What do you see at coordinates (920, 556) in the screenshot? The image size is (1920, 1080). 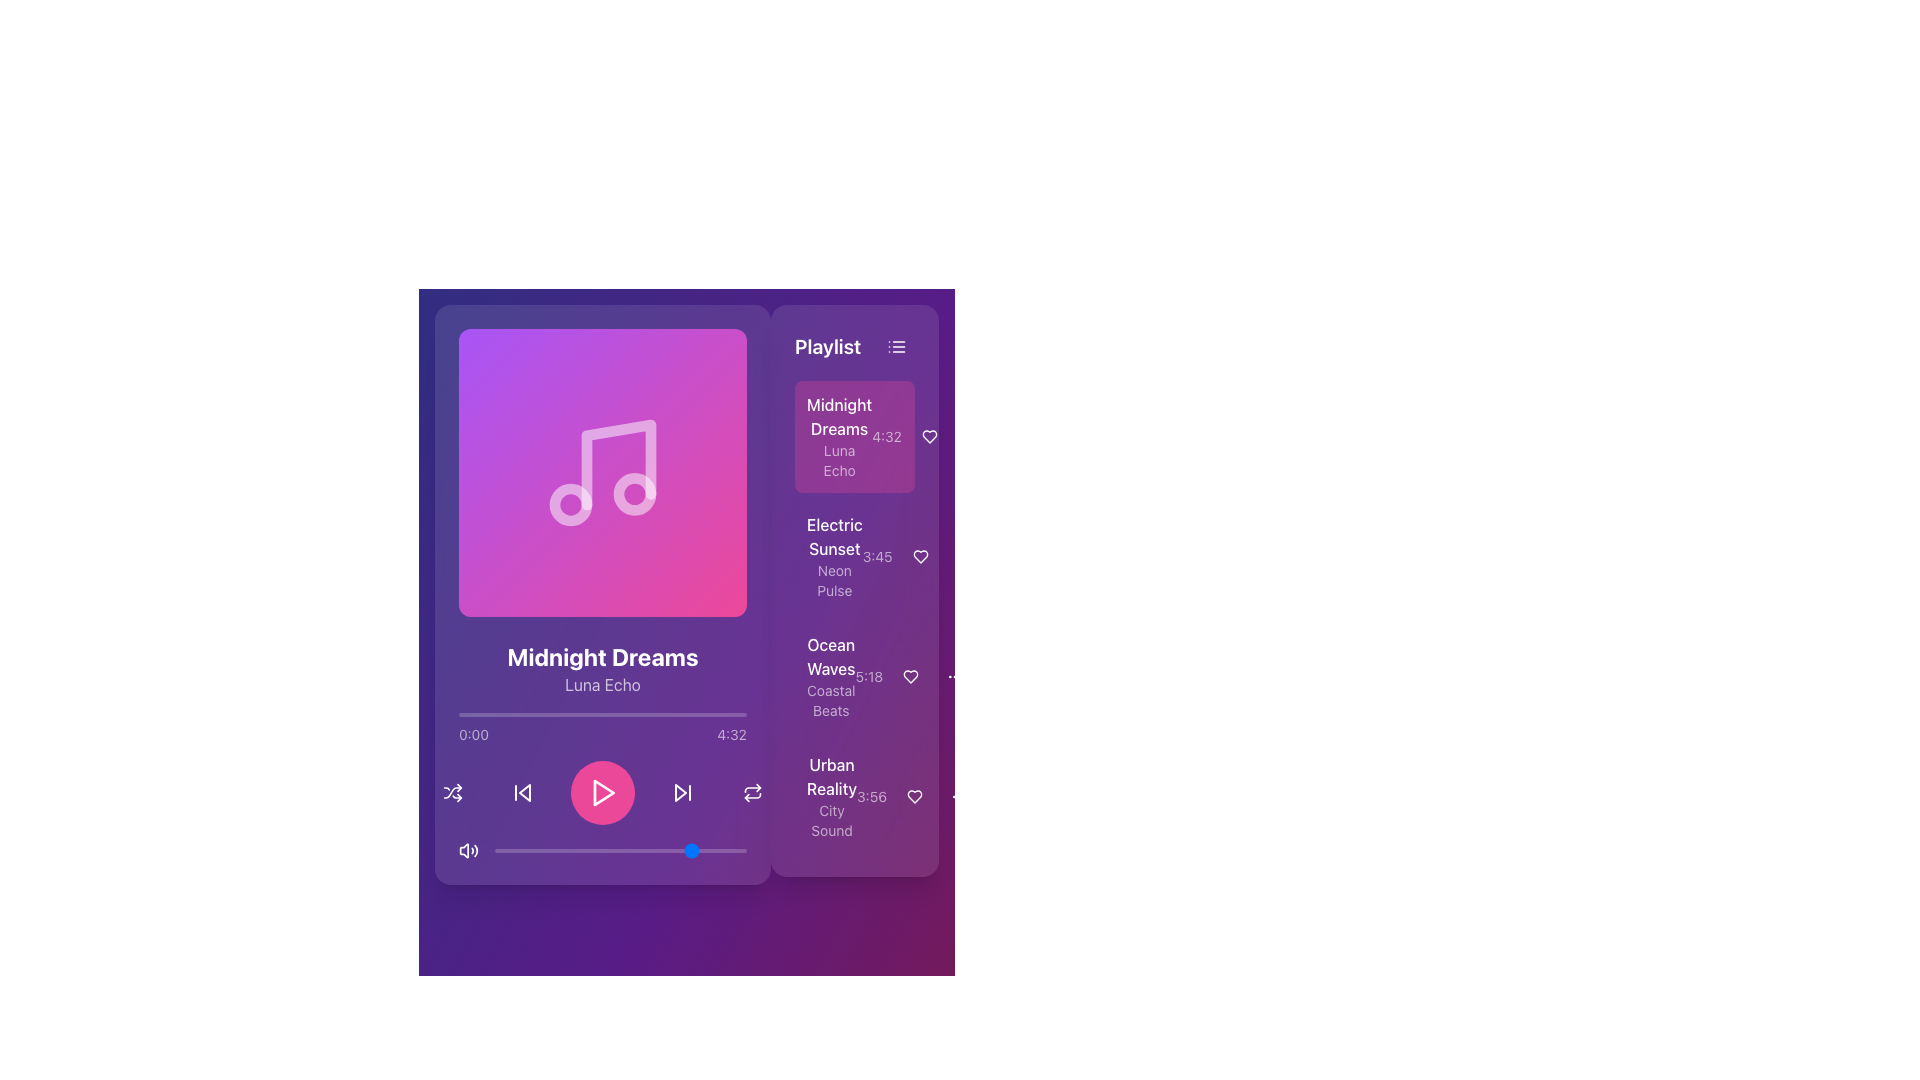 I see `the 'like' button located in the playlist section next to the 'Electric Sunset' track entry` at bounding box center [920, 556].